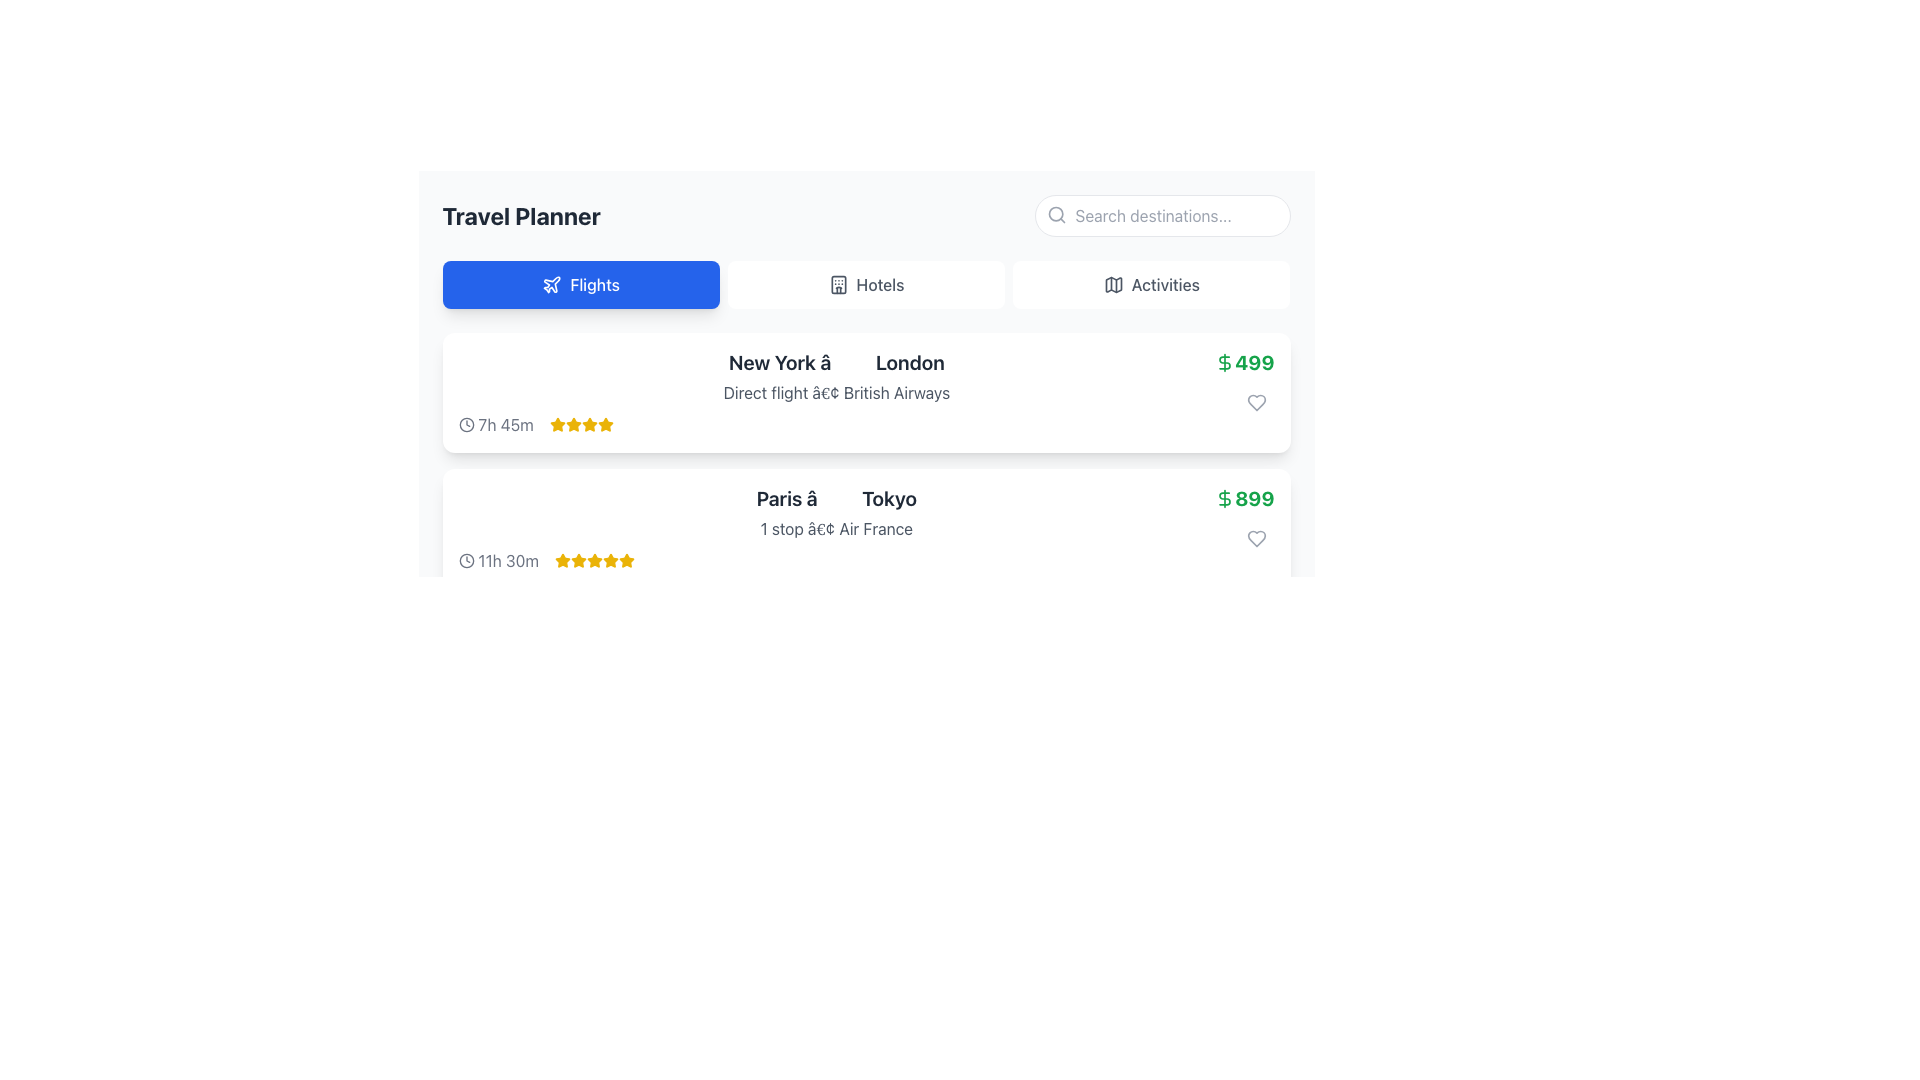 The width and height of the screenshot is (1920, 1080). Describe the element at coordinates (594, 560) in the screenshot. I see `the yellow star icon in the Flights section of the Travel Planner interface to rate it` at that location.